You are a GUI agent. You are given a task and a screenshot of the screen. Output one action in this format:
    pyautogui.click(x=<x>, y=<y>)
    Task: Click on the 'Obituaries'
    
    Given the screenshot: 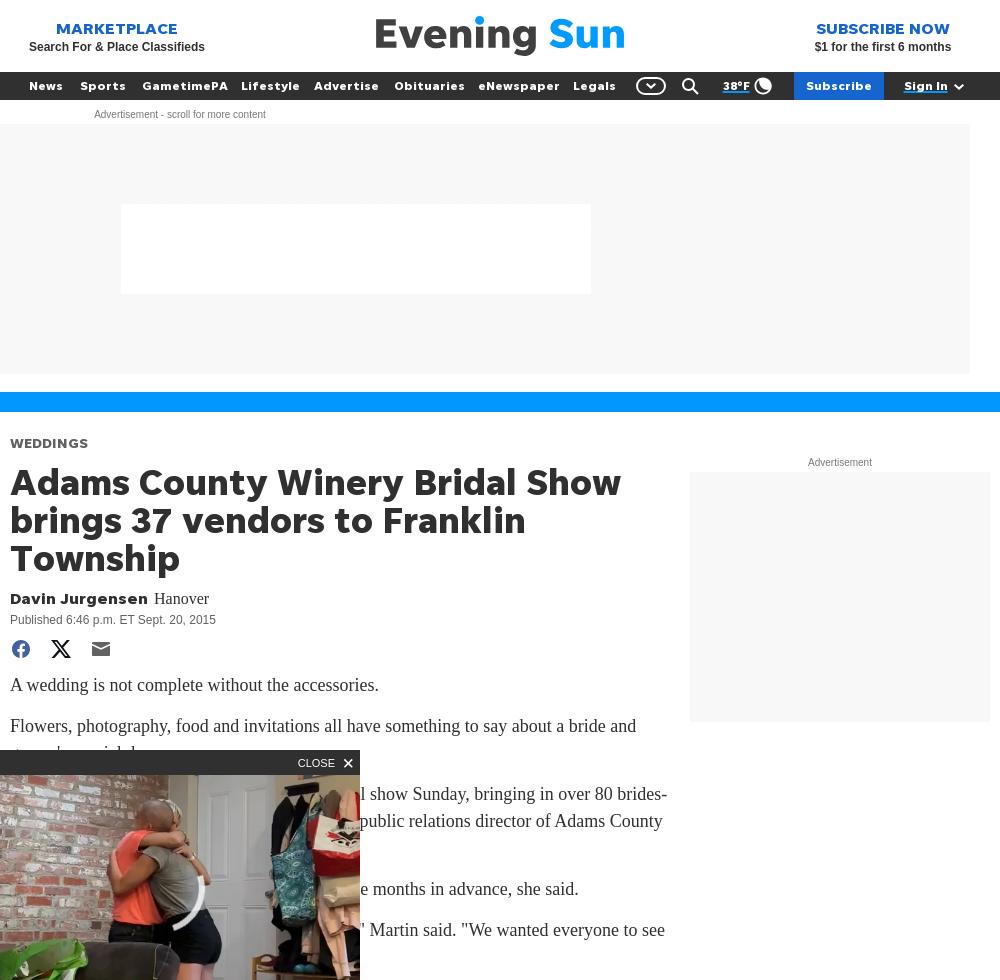 What is the action you would take?
    pyautogui.click(x=428, y=85)
    